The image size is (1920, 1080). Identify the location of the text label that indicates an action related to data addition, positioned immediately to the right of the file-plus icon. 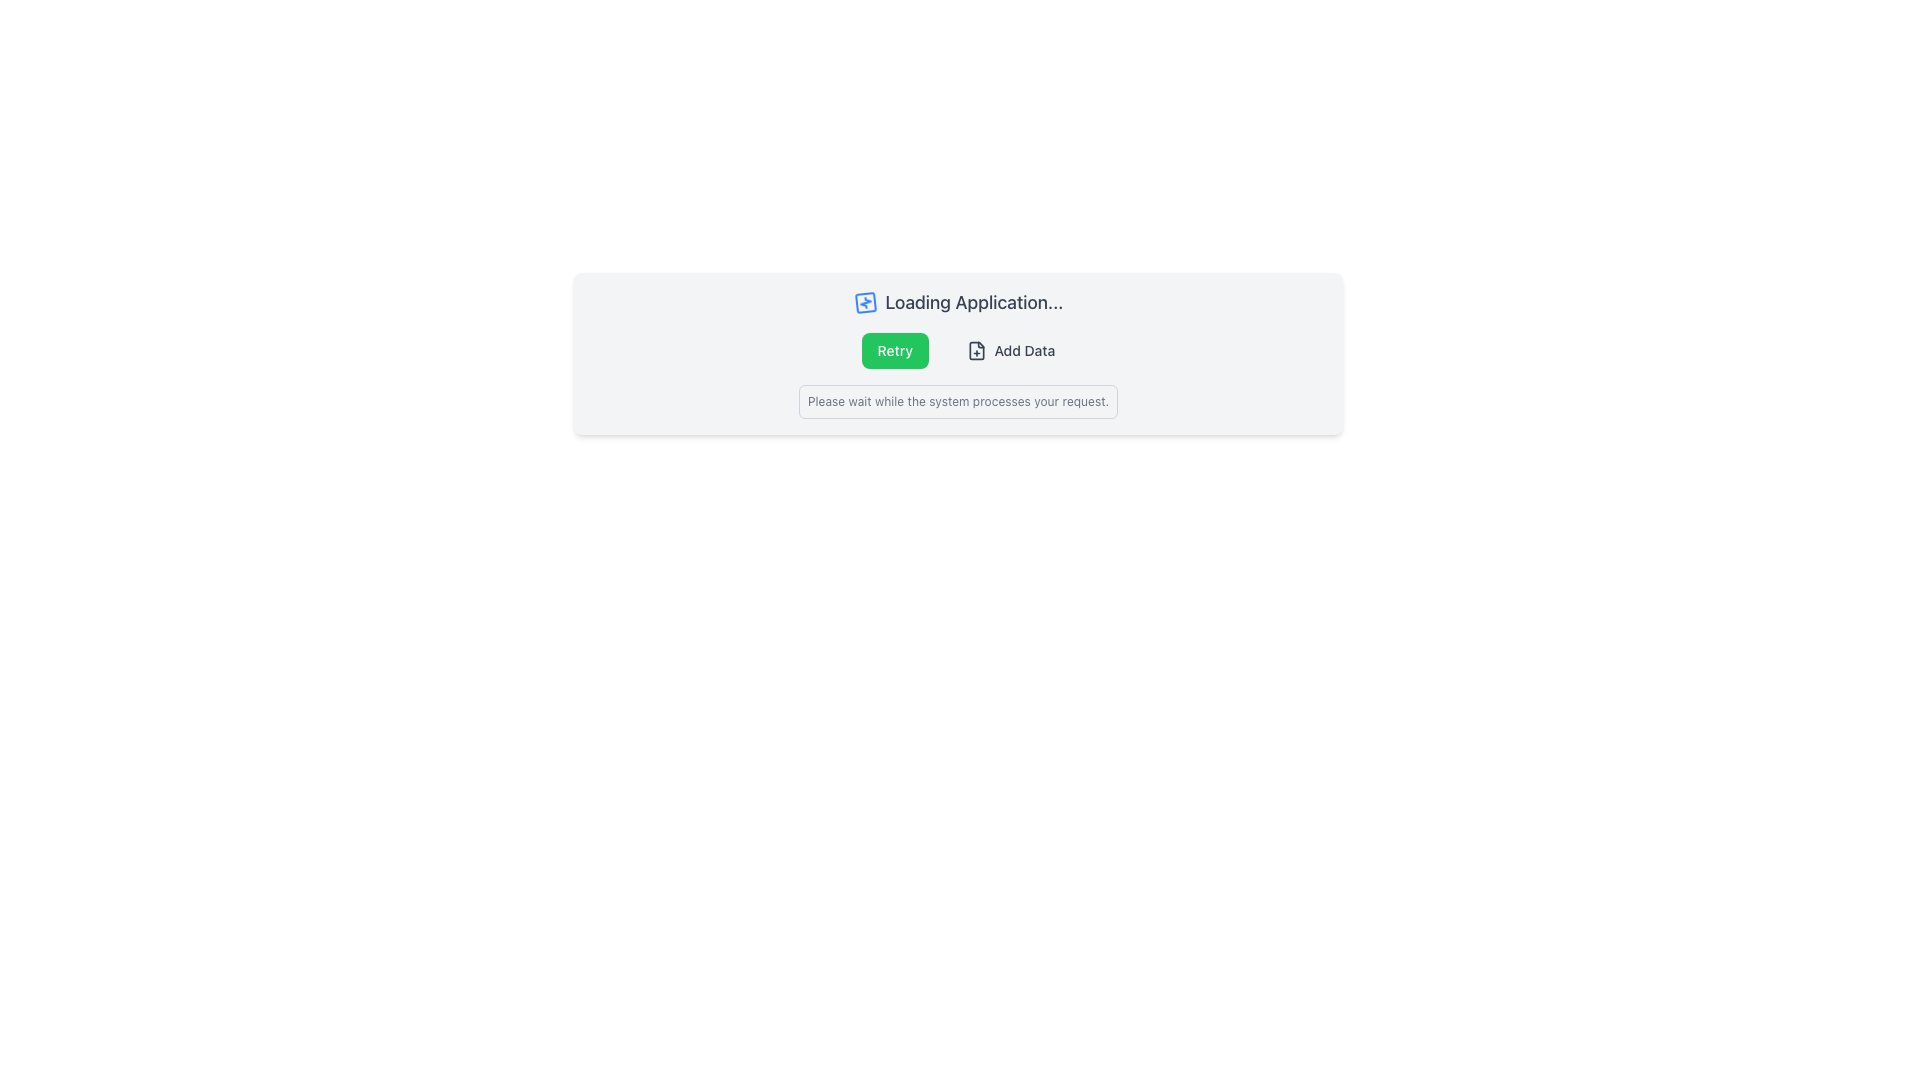
(1024, 350).